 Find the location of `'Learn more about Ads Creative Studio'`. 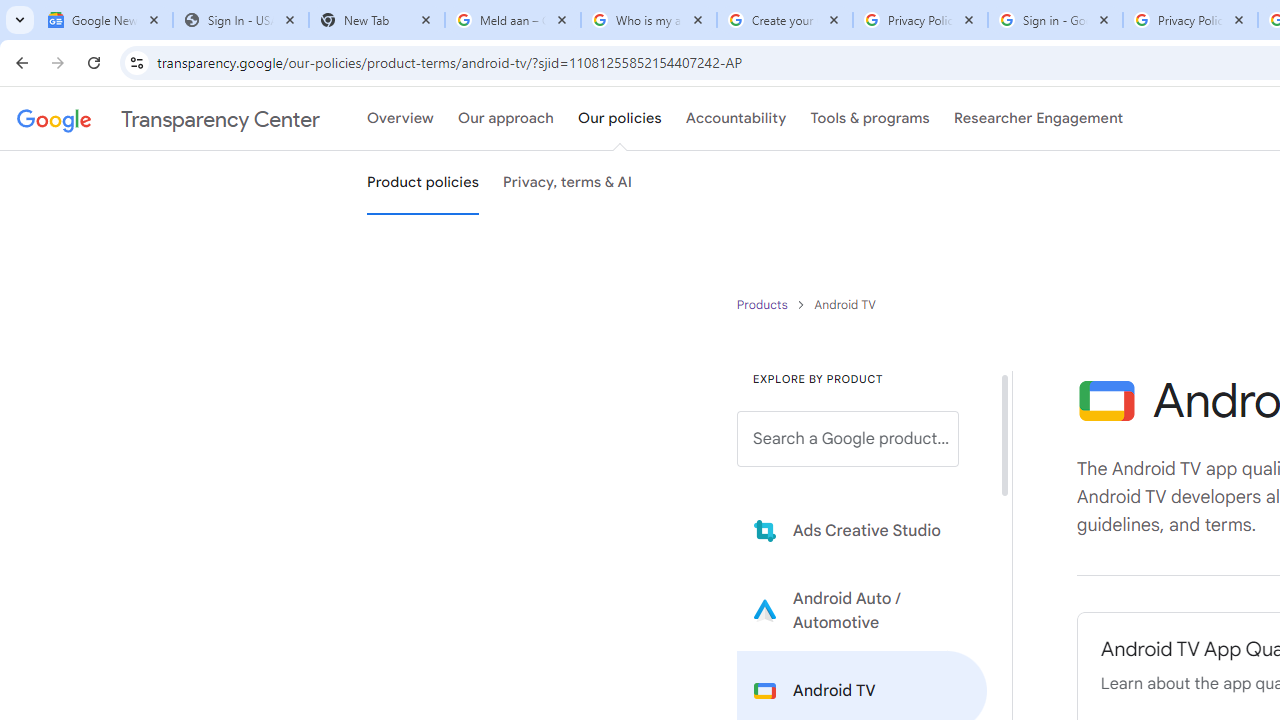

'Learn more about Ads Creative Studio' is located at coordinates (862, 530).